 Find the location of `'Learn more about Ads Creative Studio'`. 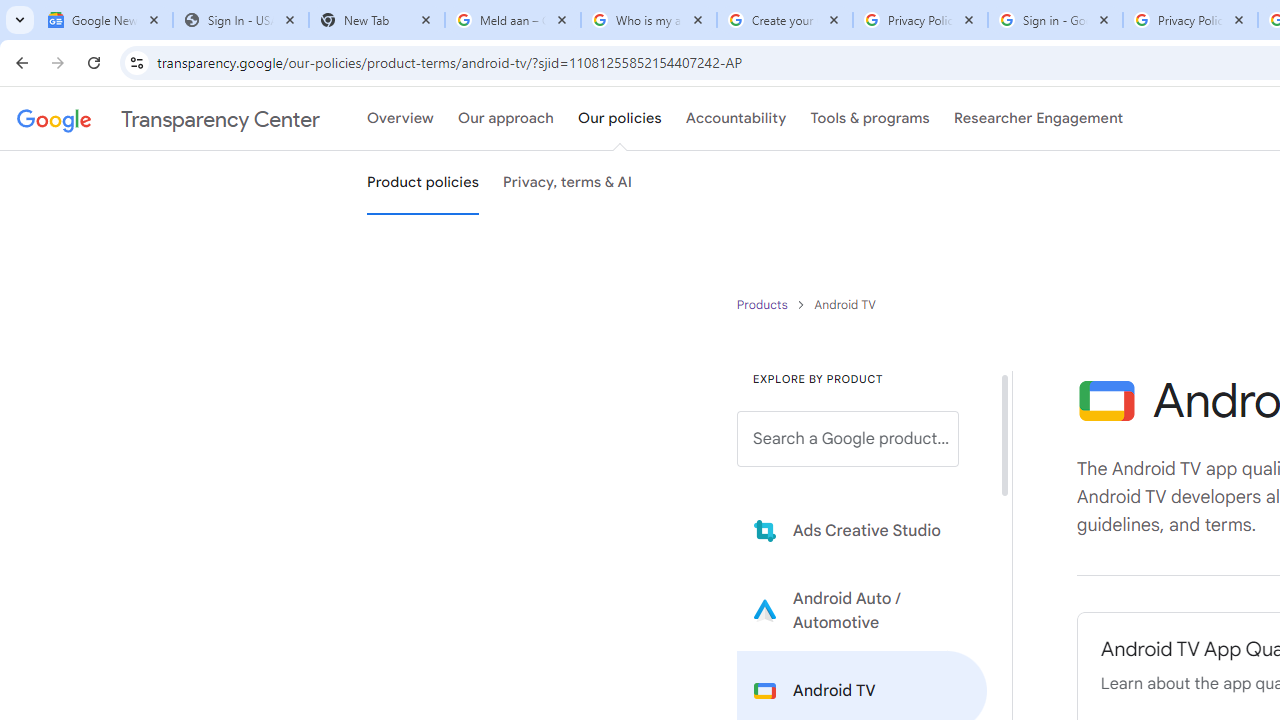

'Learn more about Ads Creative Studio' is located at coordinates (862, 530).